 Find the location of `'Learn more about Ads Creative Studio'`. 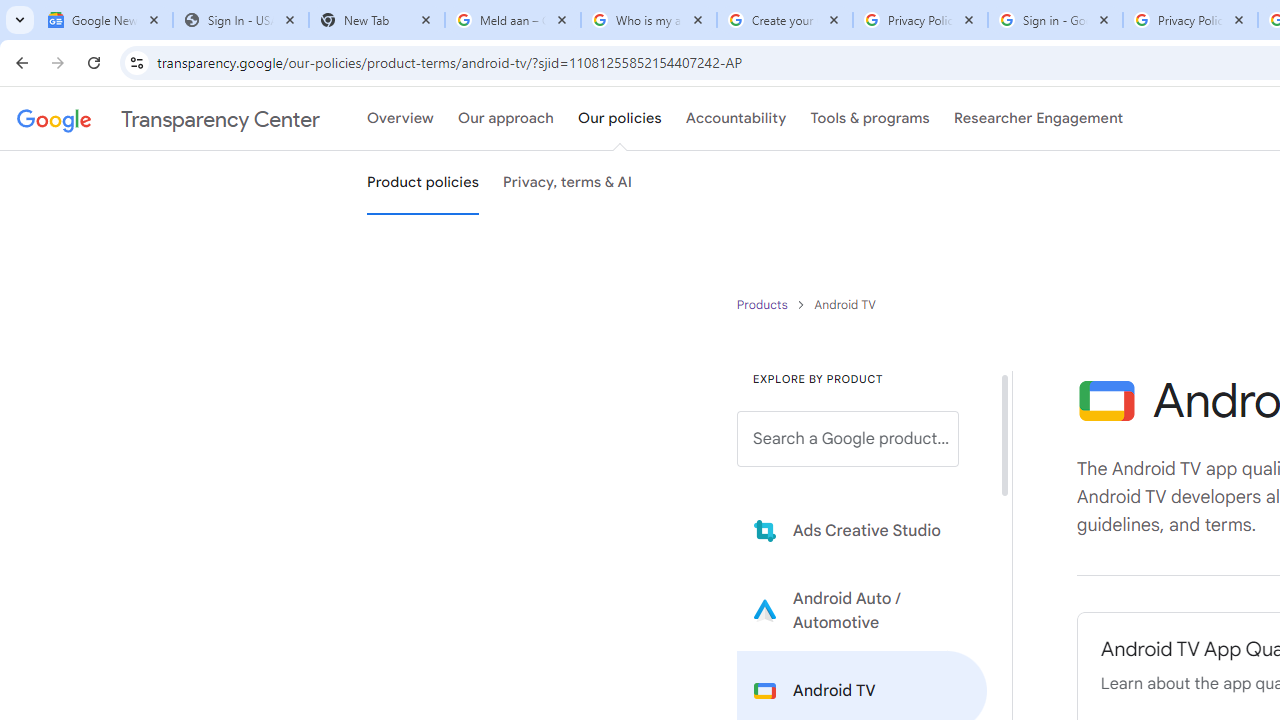

'Learn more about Ads Creative Studio' is located at coordinates (862, 530).